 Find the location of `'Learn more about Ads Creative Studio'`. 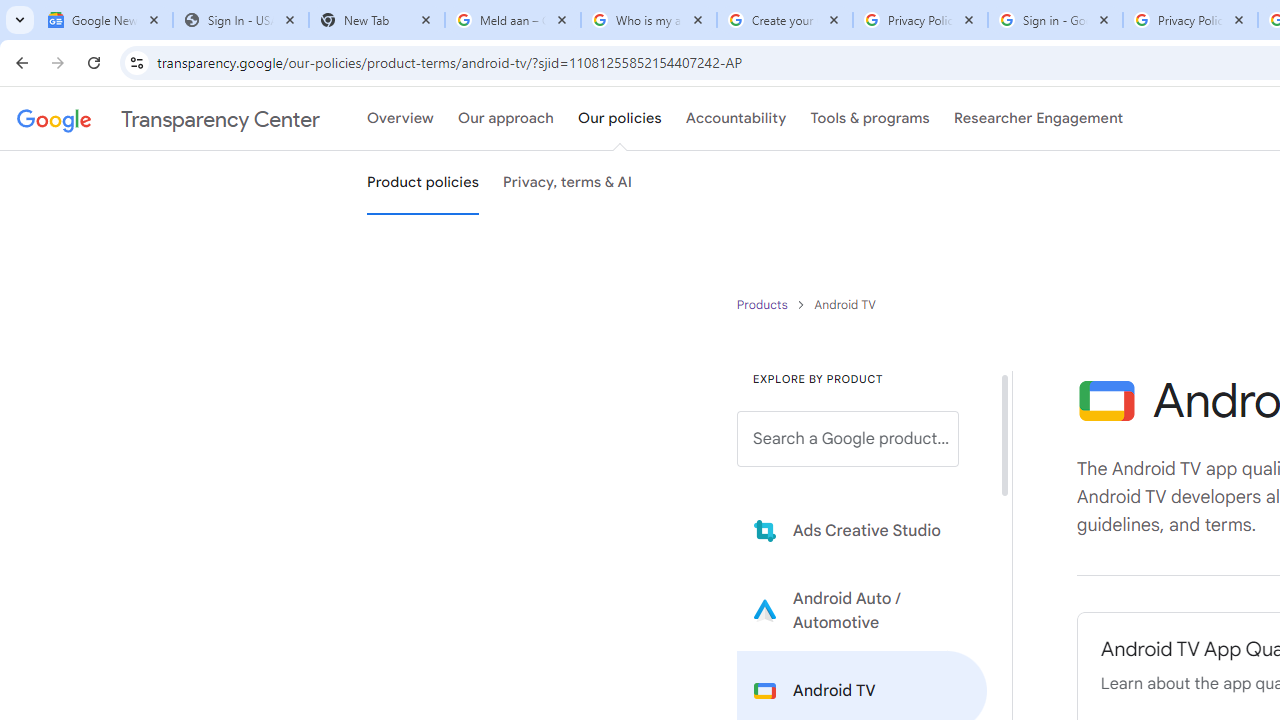

'Learn more about Ads Creative Studio' is located at coordinates (862, 530).